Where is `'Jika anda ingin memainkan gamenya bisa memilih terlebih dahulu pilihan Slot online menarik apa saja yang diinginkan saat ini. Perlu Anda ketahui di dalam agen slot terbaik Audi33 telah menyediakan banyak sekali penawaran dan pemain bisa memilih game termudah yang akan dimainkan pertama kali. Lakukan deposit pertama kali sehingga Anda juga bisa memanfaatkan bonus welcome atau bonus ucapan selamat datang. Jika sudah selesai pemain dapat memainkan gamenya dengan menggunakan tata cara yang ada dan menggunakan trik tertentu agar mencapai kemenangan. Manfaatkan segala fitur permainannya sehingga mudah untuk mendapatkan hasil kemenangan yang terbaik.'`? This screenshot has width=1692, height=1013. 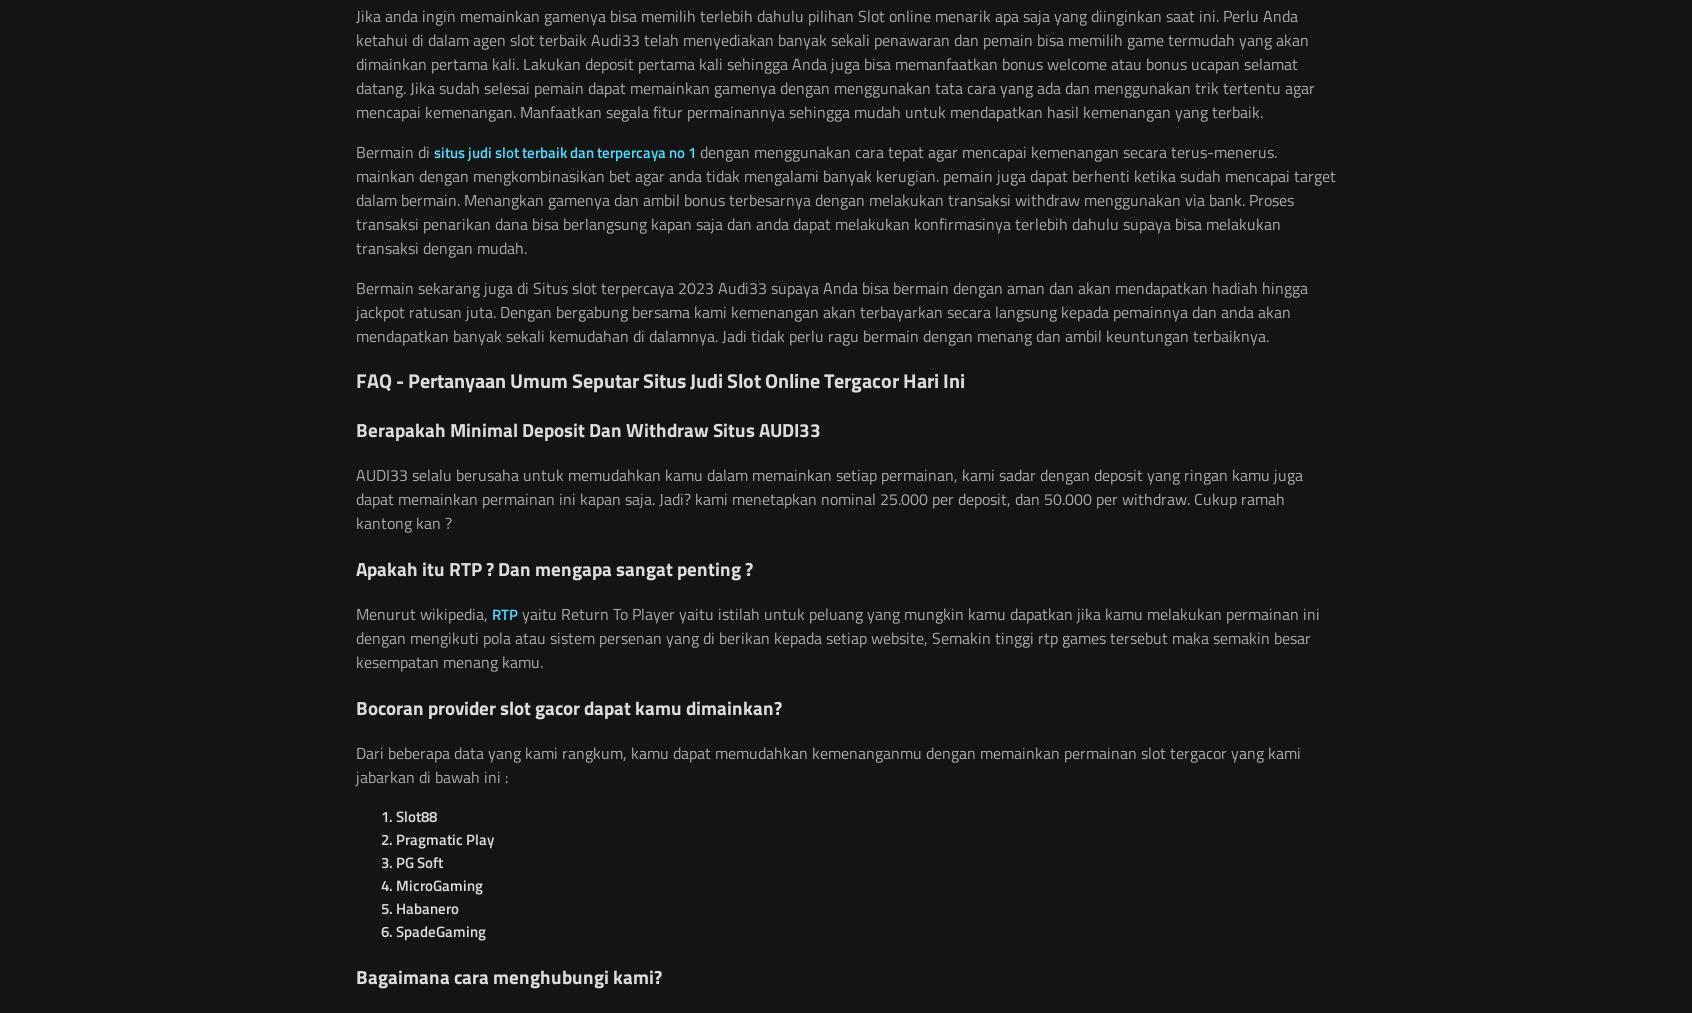 'Jika anda ingin memainkan gamenya bisa memilih terlebih dahulu pilihan Slot online menarik apa saja yang diinginkan saat ini. Perlu Anda ketahui di dalam agen slot terbaik Audi33 telah menyediakan banyak sekali penawaran dan pemain bisa memilih game termudah yang akan dimainkan pertama kali. Lakukan deposit pertama kali sehingga Anda juga bisa memanfaatkan bonus welcome atau bonus ucapan selamat datang. Jika sudah selesai pemain dapat memainkan gamenya dengan menggunakan tata cara yang ada dan menggunakan trik tertentu agar mencapai kemenangan. Manfaatkan segala fitur permainannya sehingga mudah untuk mendapatkan hasil kemenangan yang terbaik.' is located at coordinates (835, 63).